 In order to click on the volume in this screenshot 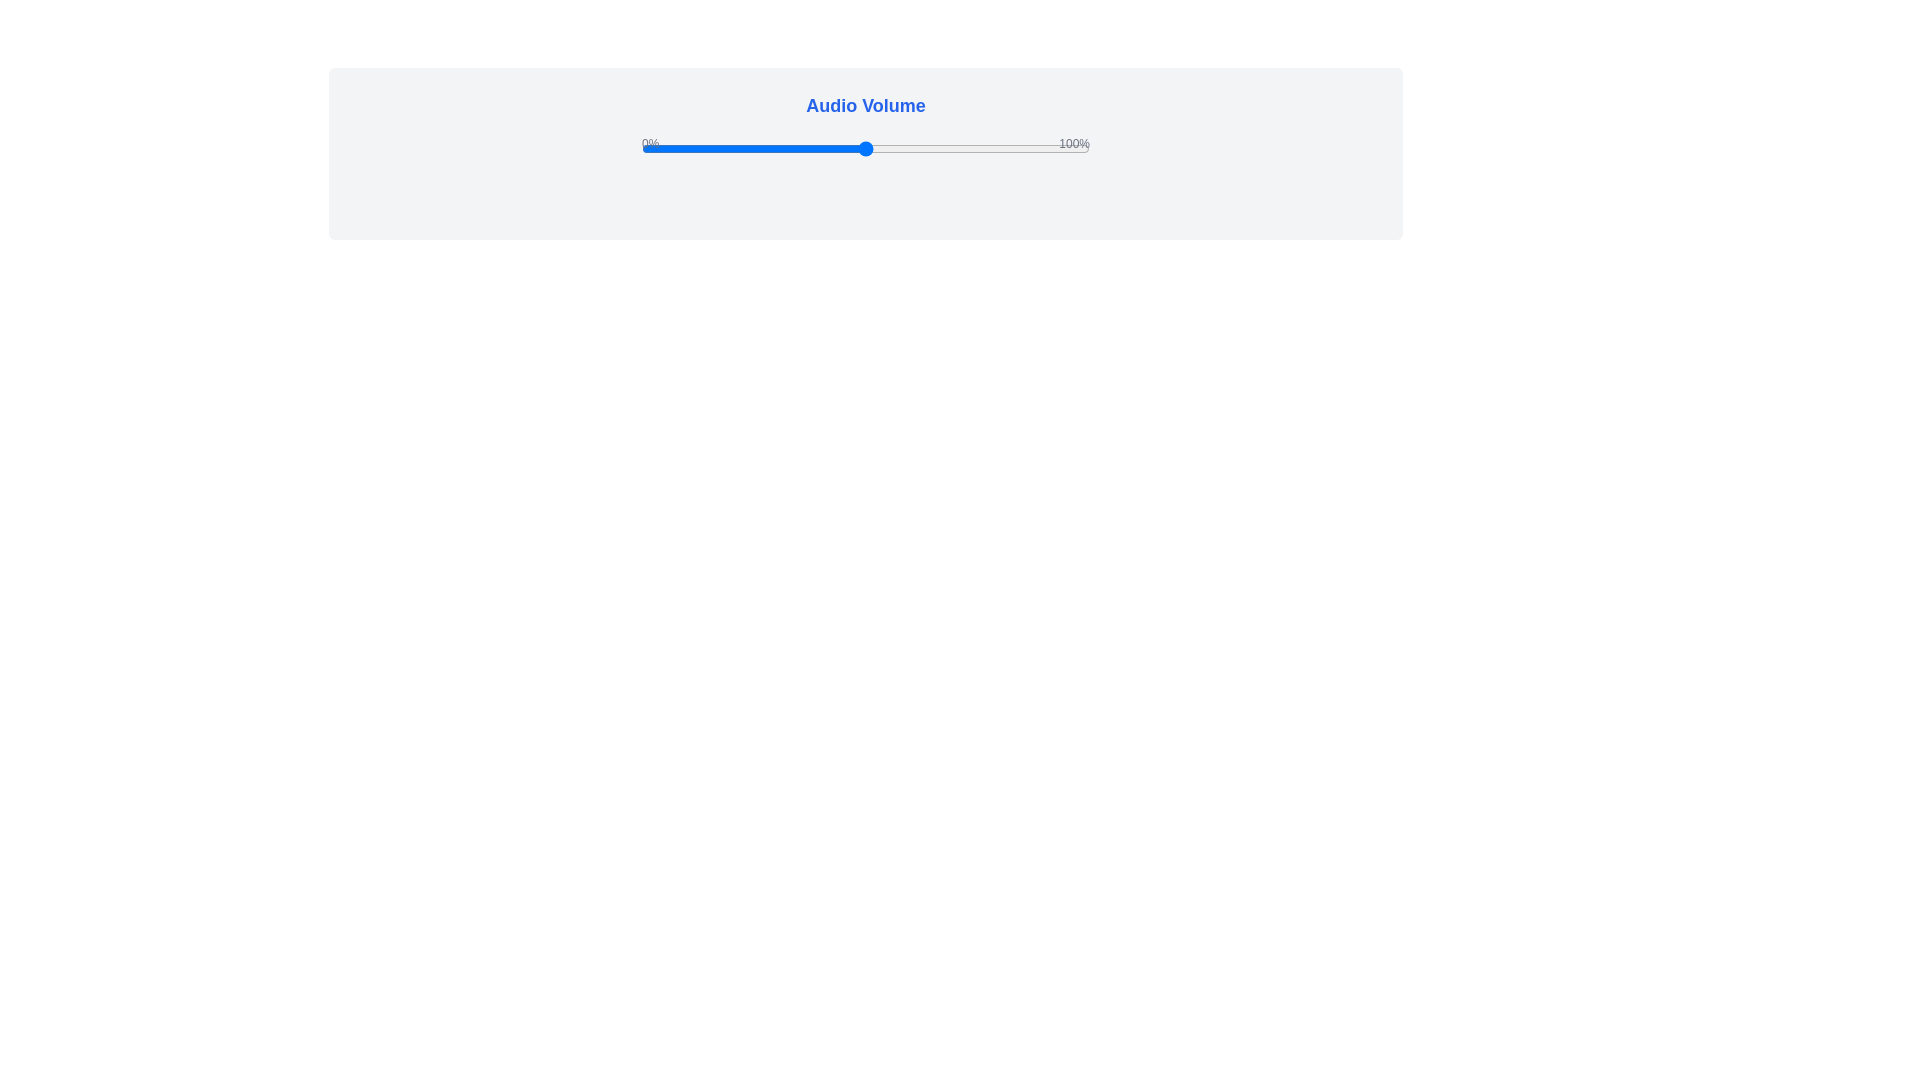, I will do `click(1018, 148)`.